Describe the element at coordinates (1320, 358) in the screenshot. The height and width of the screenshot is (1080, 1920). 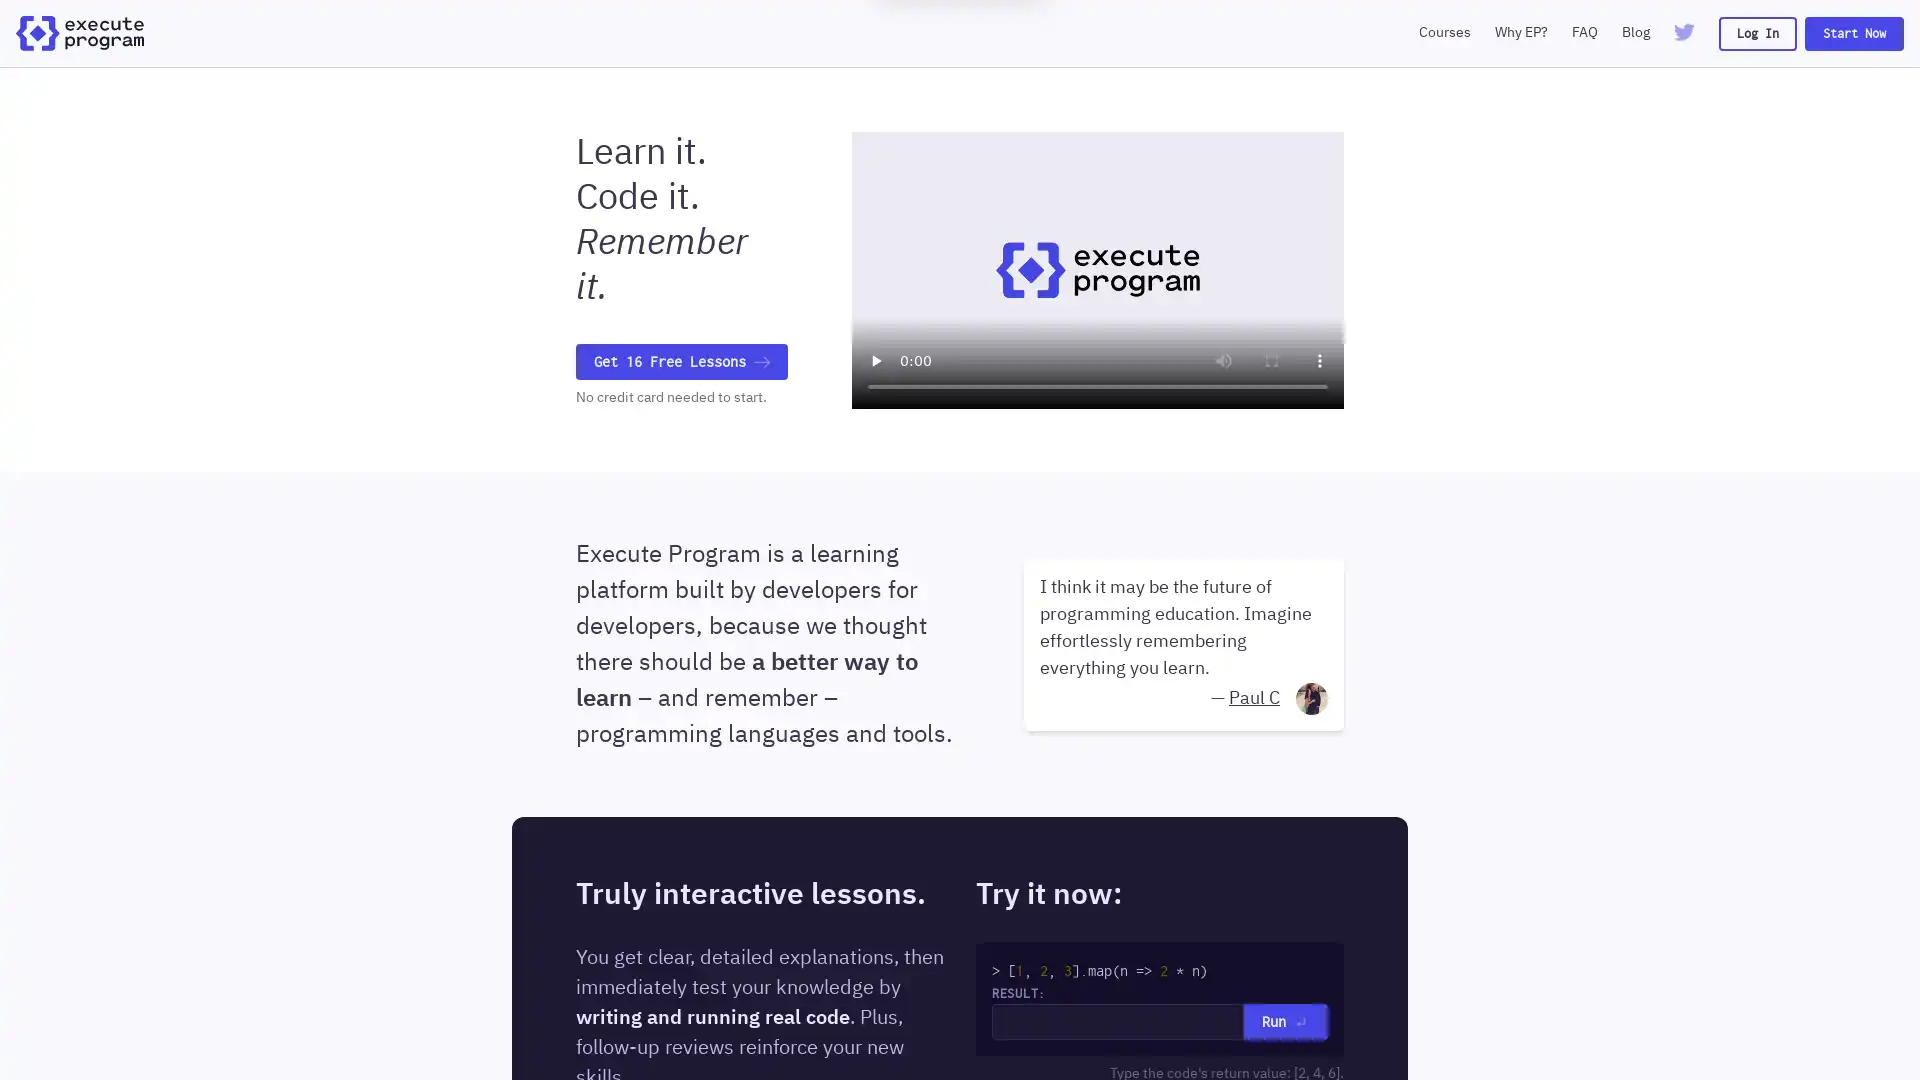
I see `show more media controls` at that location.